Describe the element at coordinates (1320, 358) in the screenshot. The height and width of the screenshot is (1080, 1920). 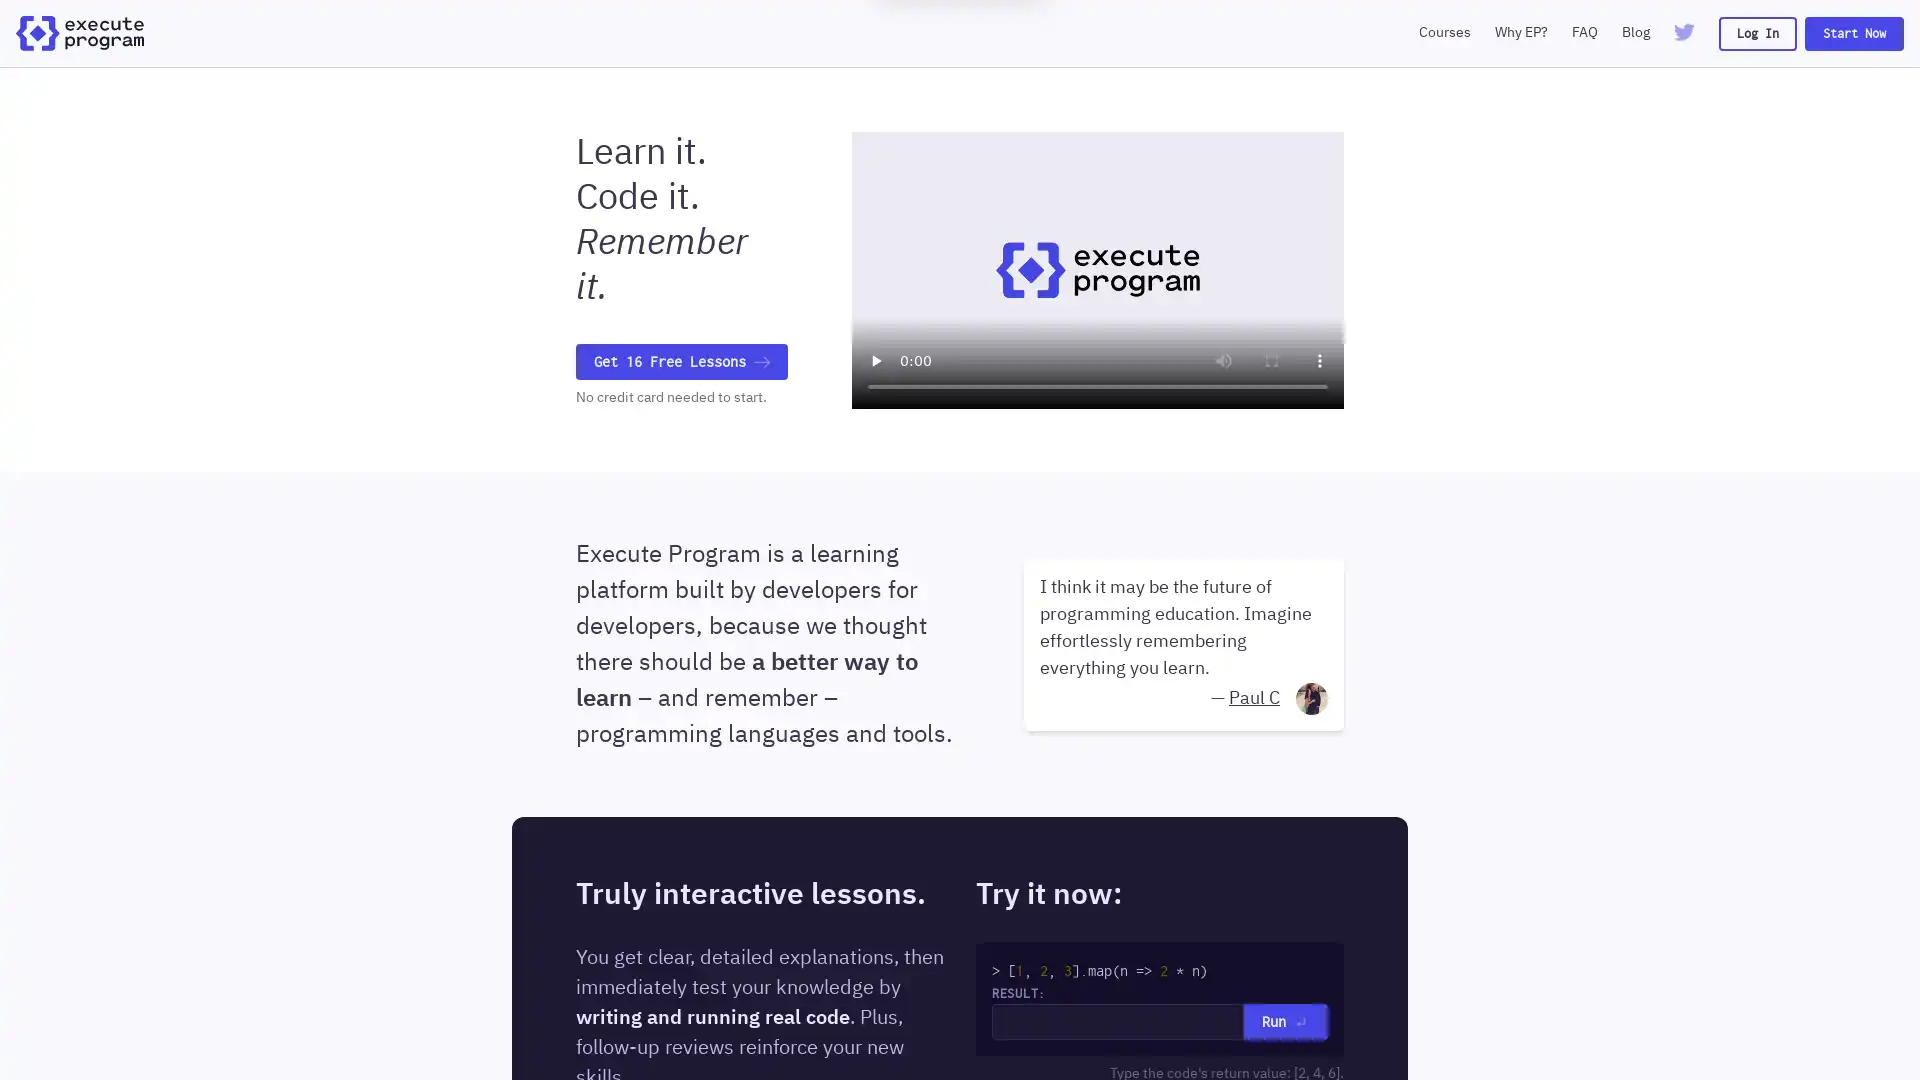
I see `show more media controls` at that location.